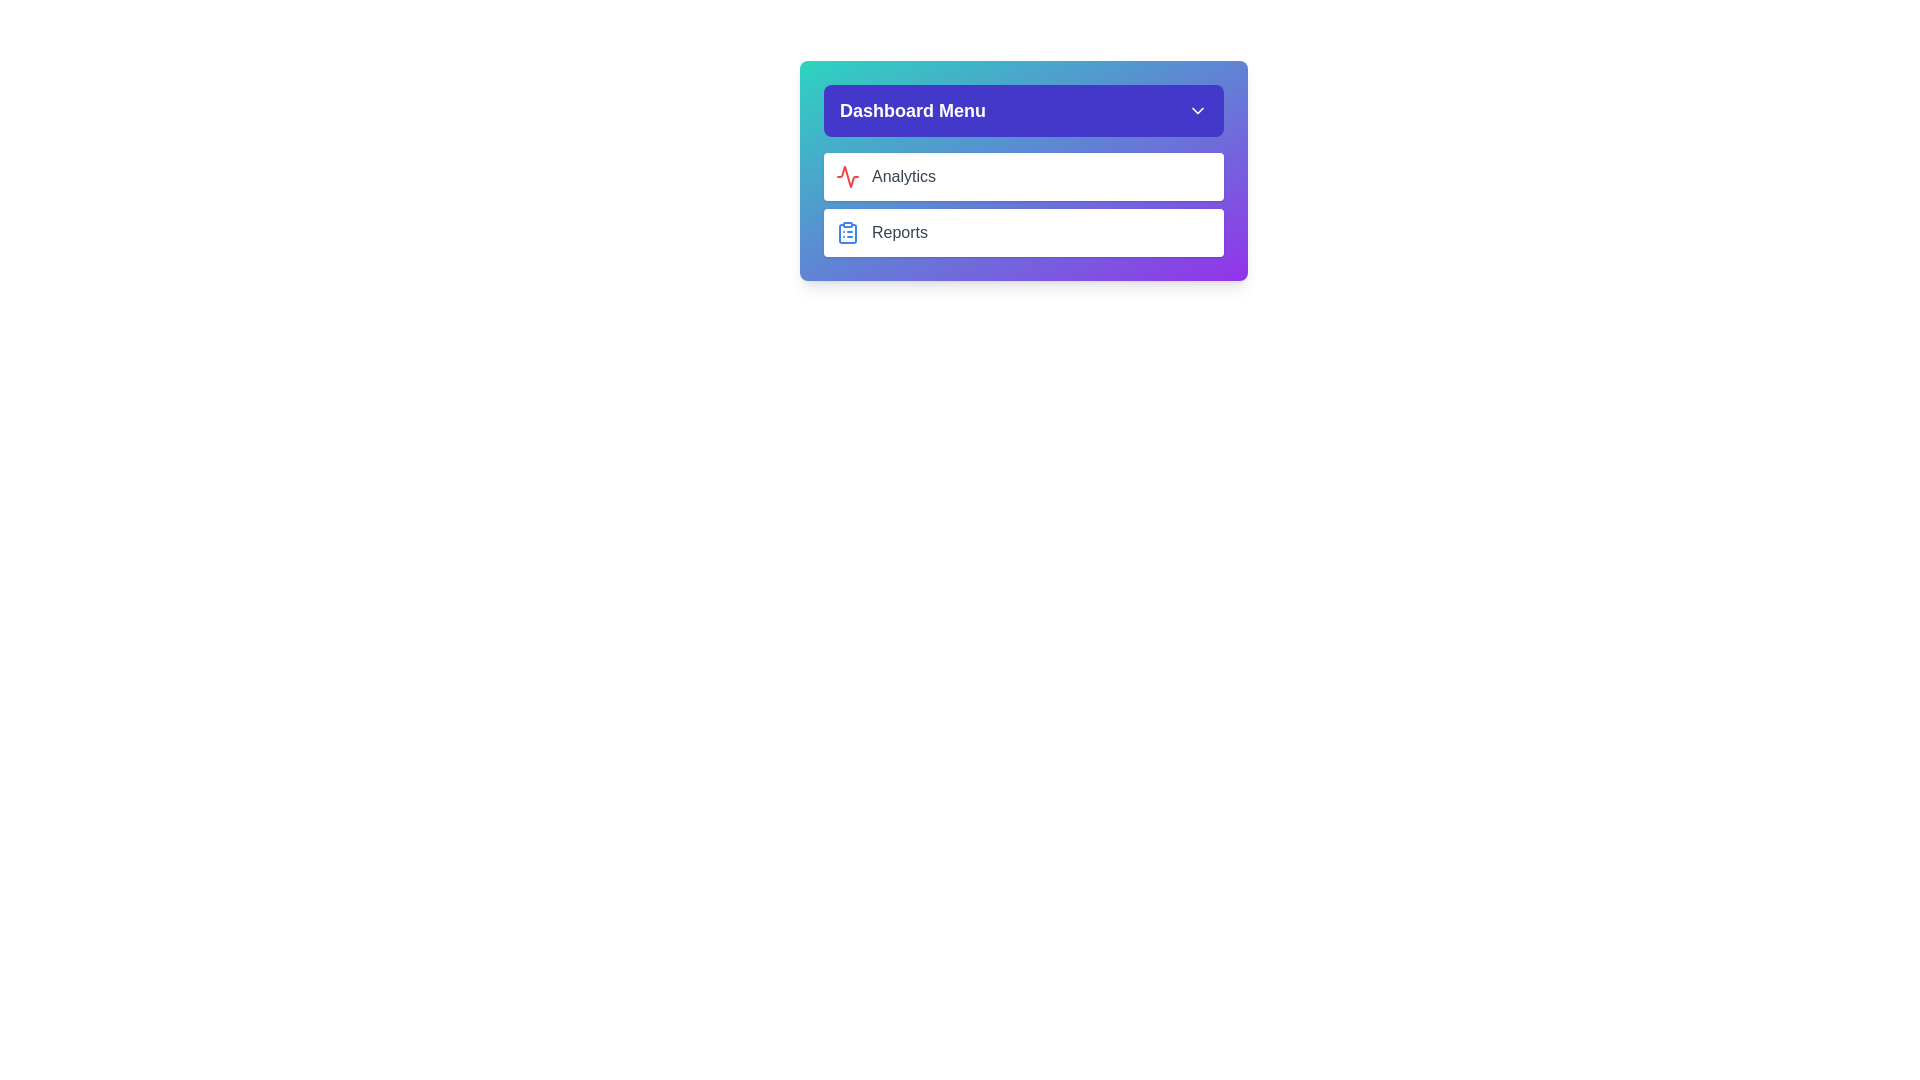 This screenshot has width=1920, height=1080. Describe the element at coordinates (1023, 169) in the screenshot. I see `the 'Analytics' menu item, which is visually distinct with a red icon and white background, located below the 'Dashboard Menu' header` at that location.